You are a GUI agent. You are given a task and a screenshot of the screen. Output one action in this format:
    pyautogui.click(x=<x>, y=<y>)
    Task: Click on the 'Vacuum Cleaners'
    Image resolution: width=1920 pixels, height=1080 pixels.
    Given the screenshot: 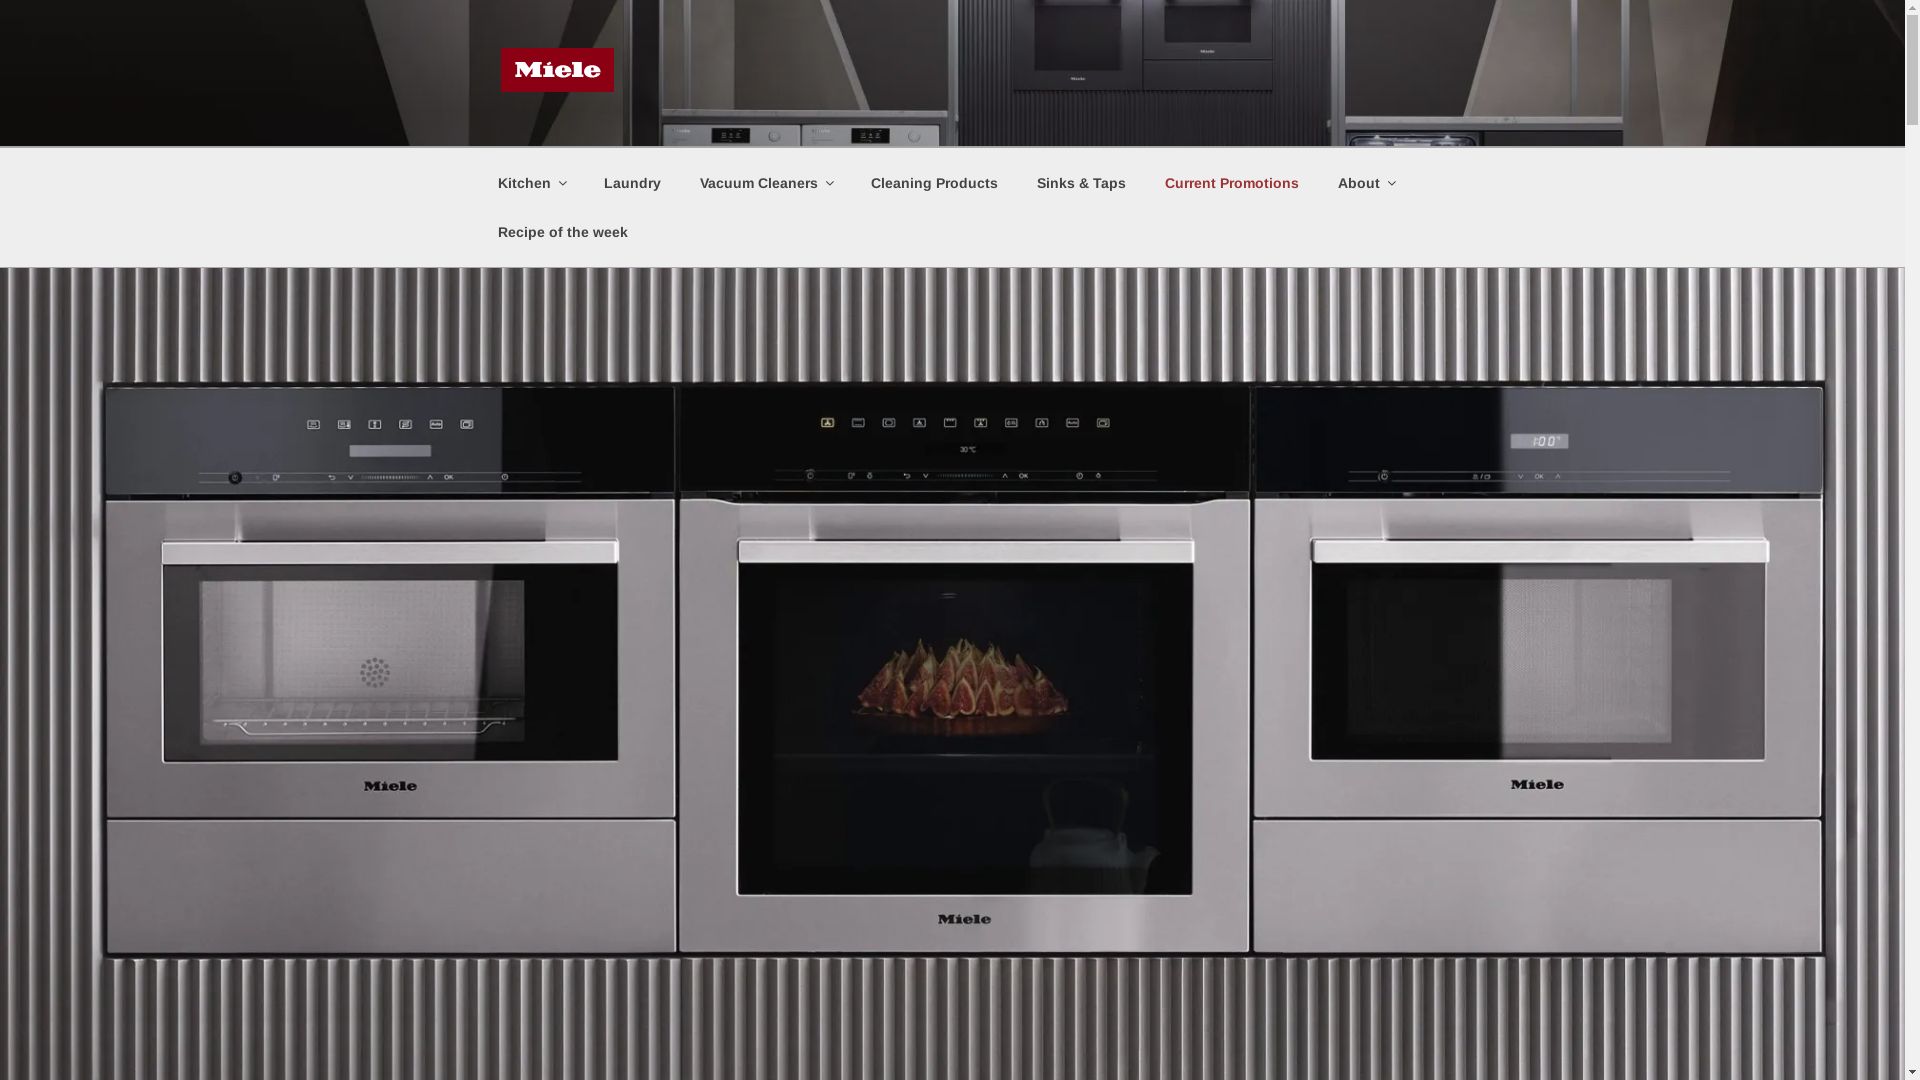 What is the action you would take?
    pyautogui.click(x=681, y=182)
    